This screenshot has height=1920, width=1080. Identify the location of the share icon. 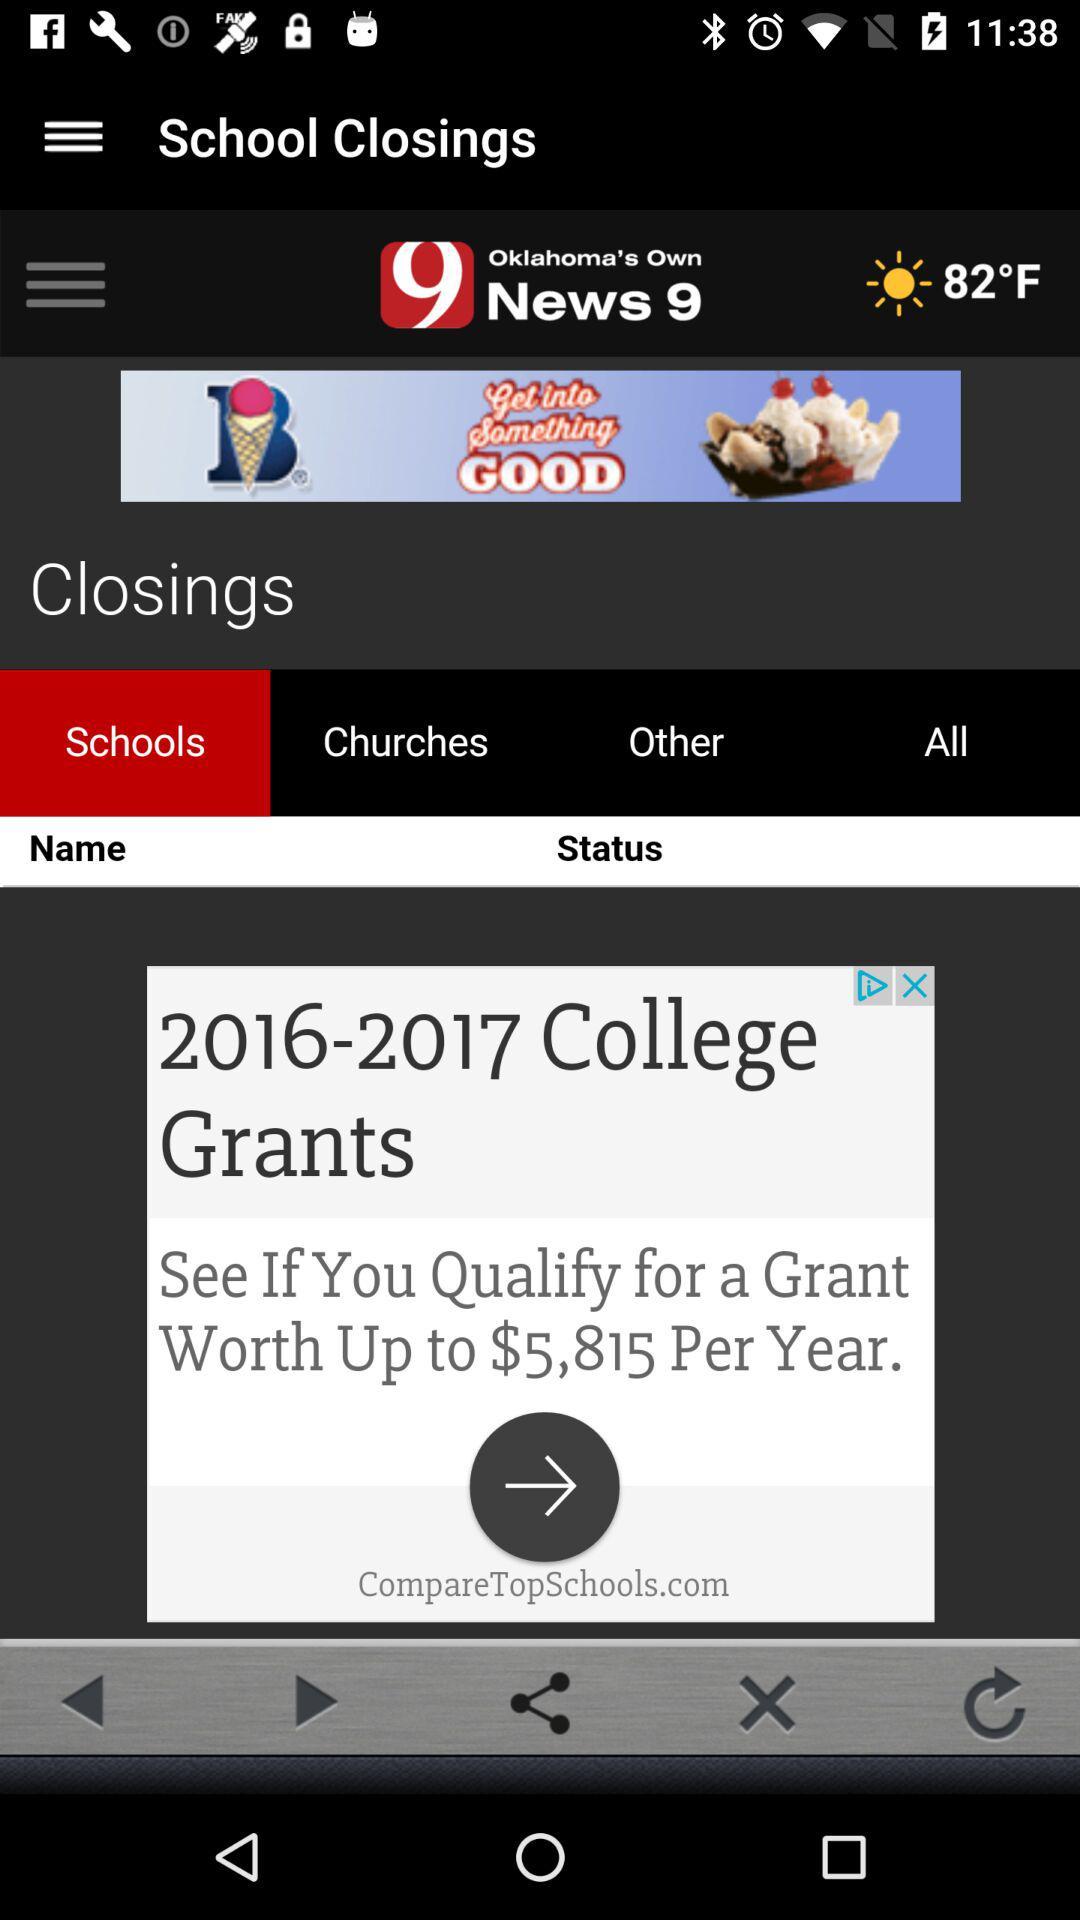
(540, 1702).